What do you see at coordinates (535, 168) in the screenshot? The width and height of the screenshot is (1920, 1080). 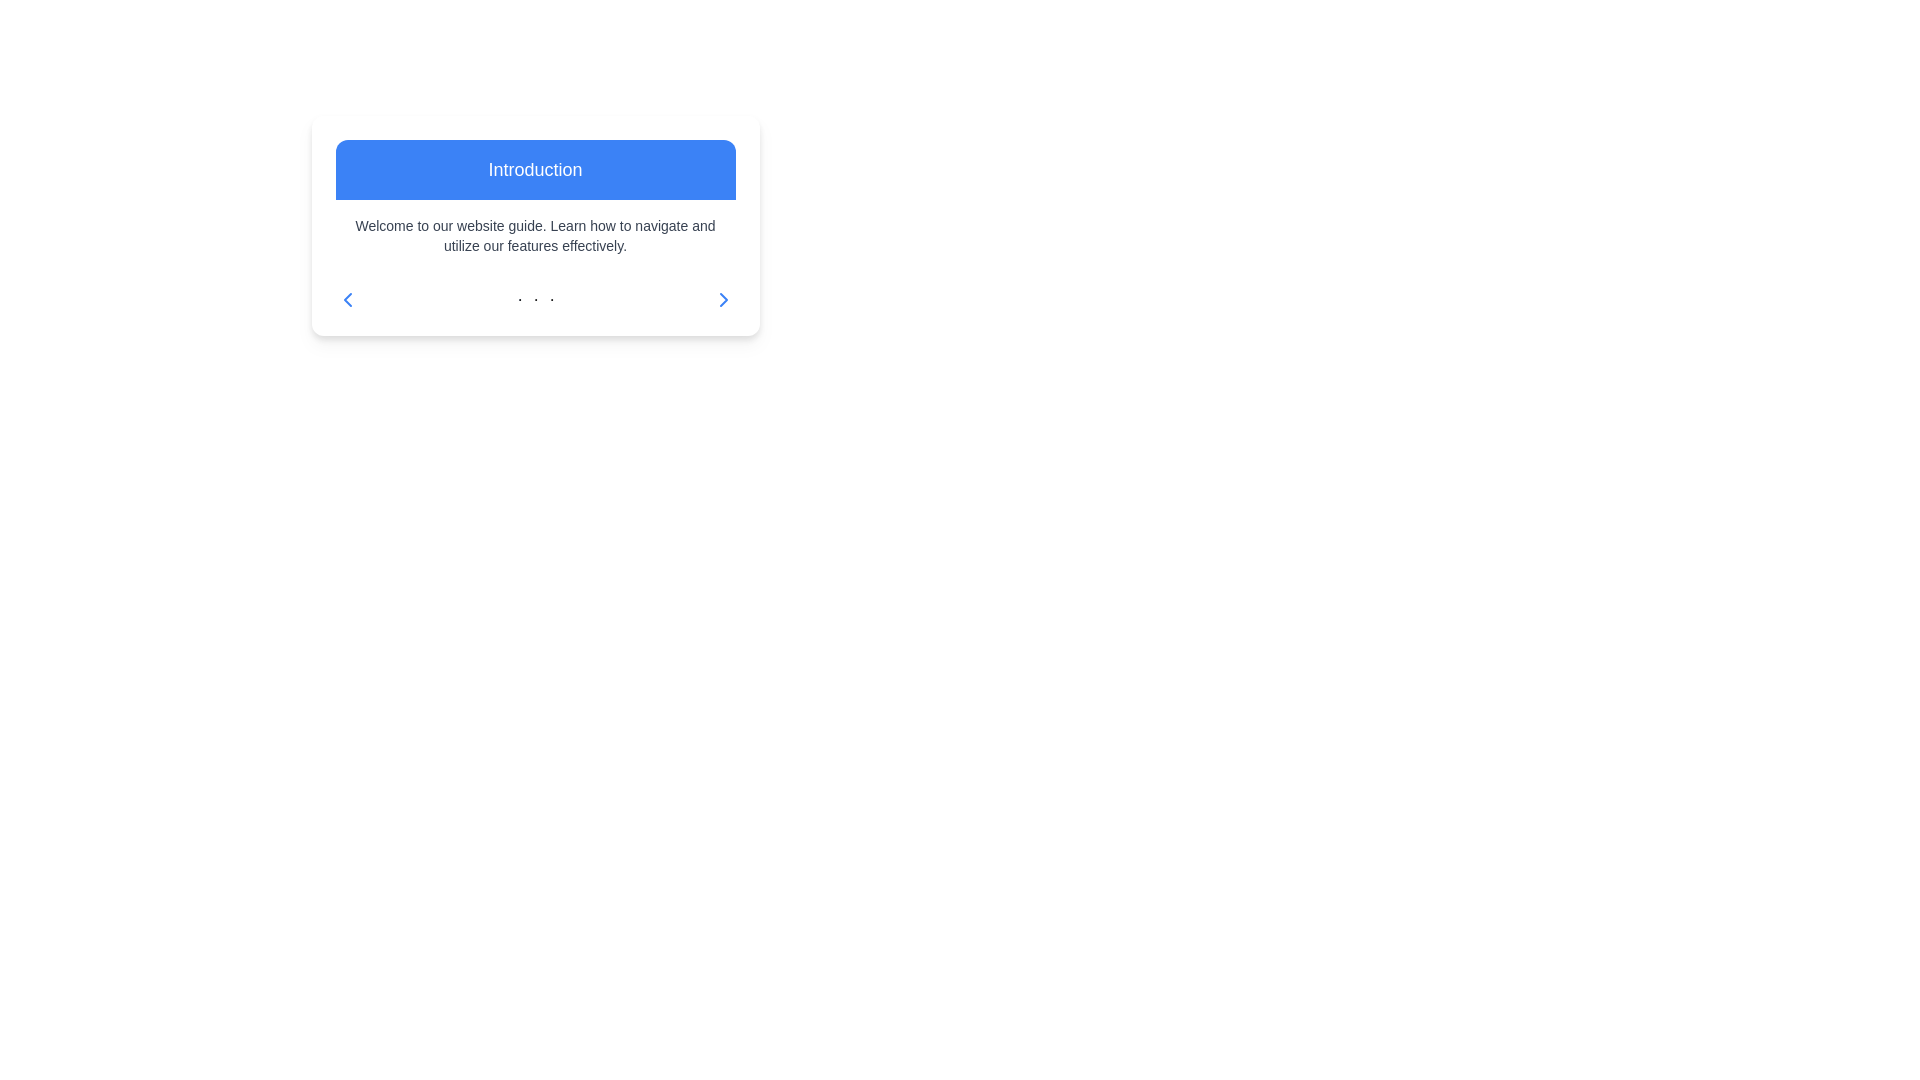 I see `text element that serves as the title or header for the associated content, centrally located in a blue rectangular header zone at the top of a card` at bounding box center [535, 168].